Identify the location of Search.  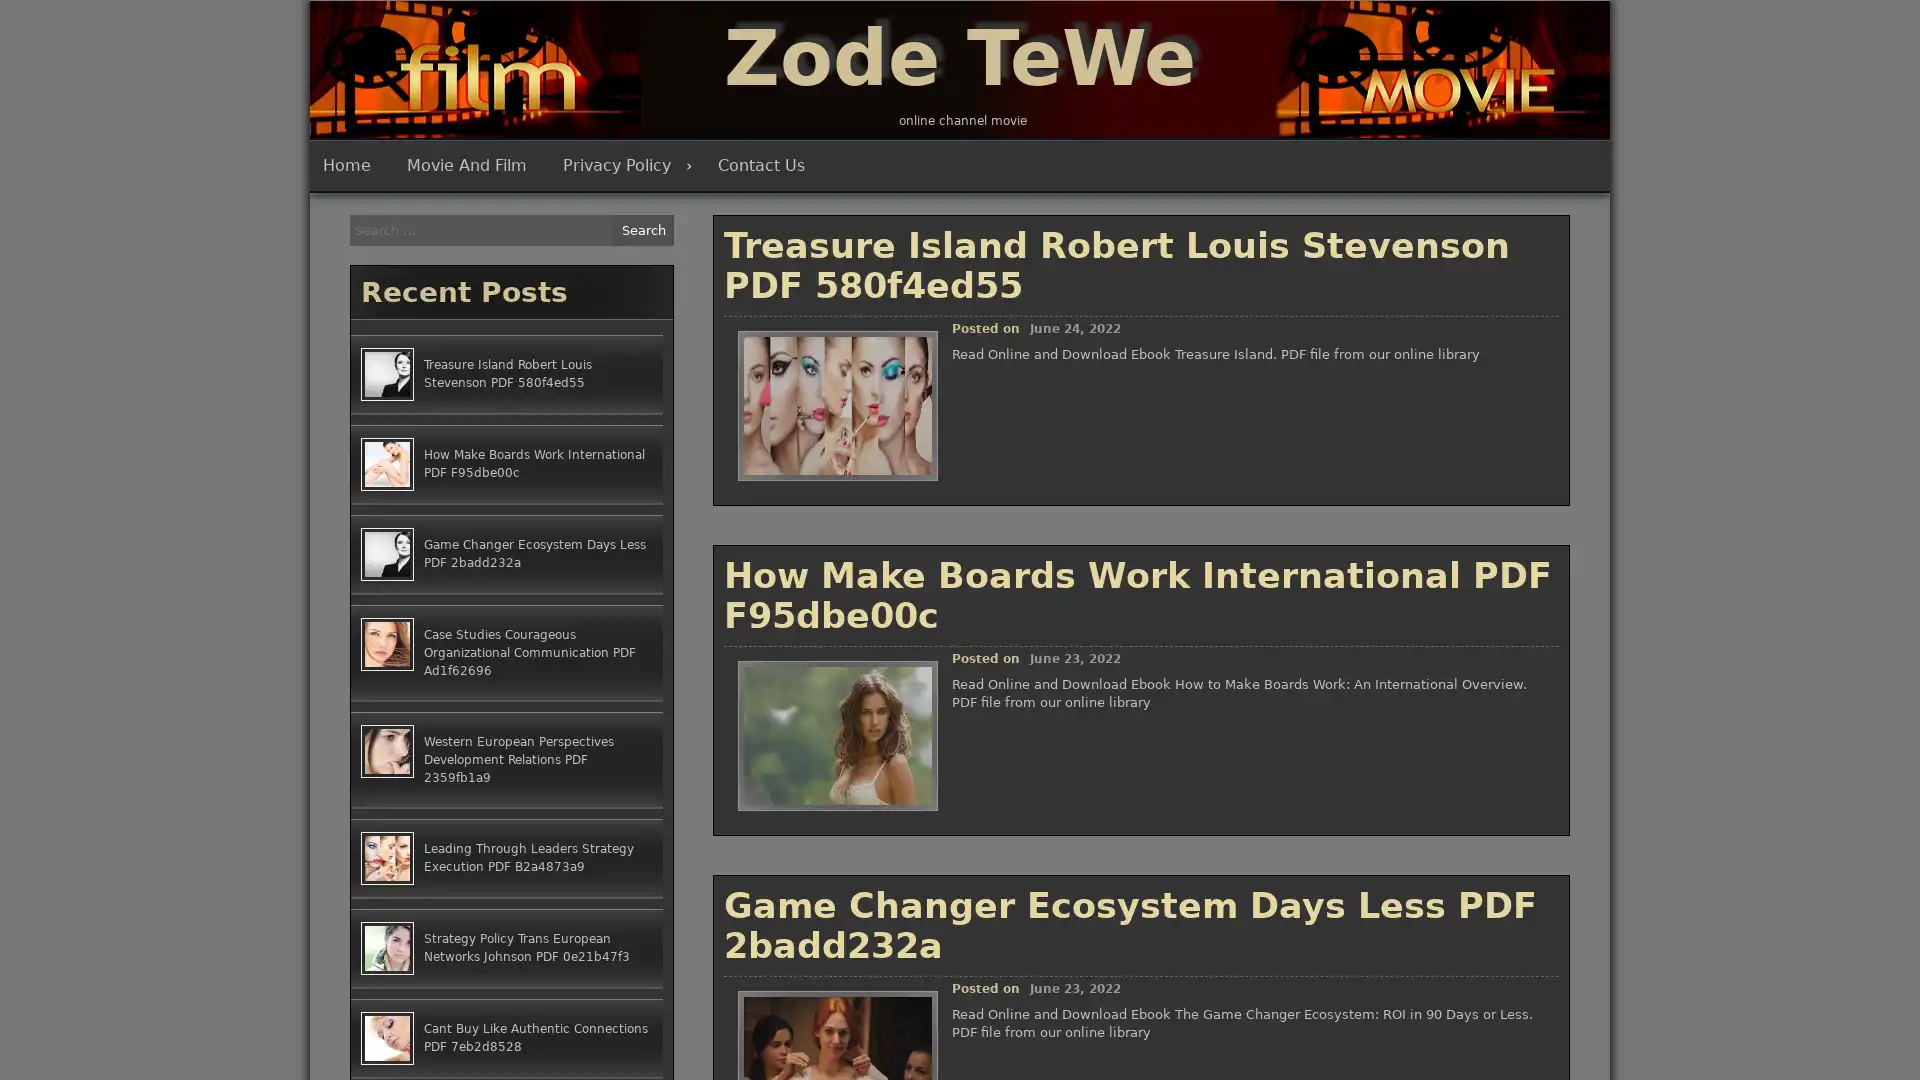
(643, 229).